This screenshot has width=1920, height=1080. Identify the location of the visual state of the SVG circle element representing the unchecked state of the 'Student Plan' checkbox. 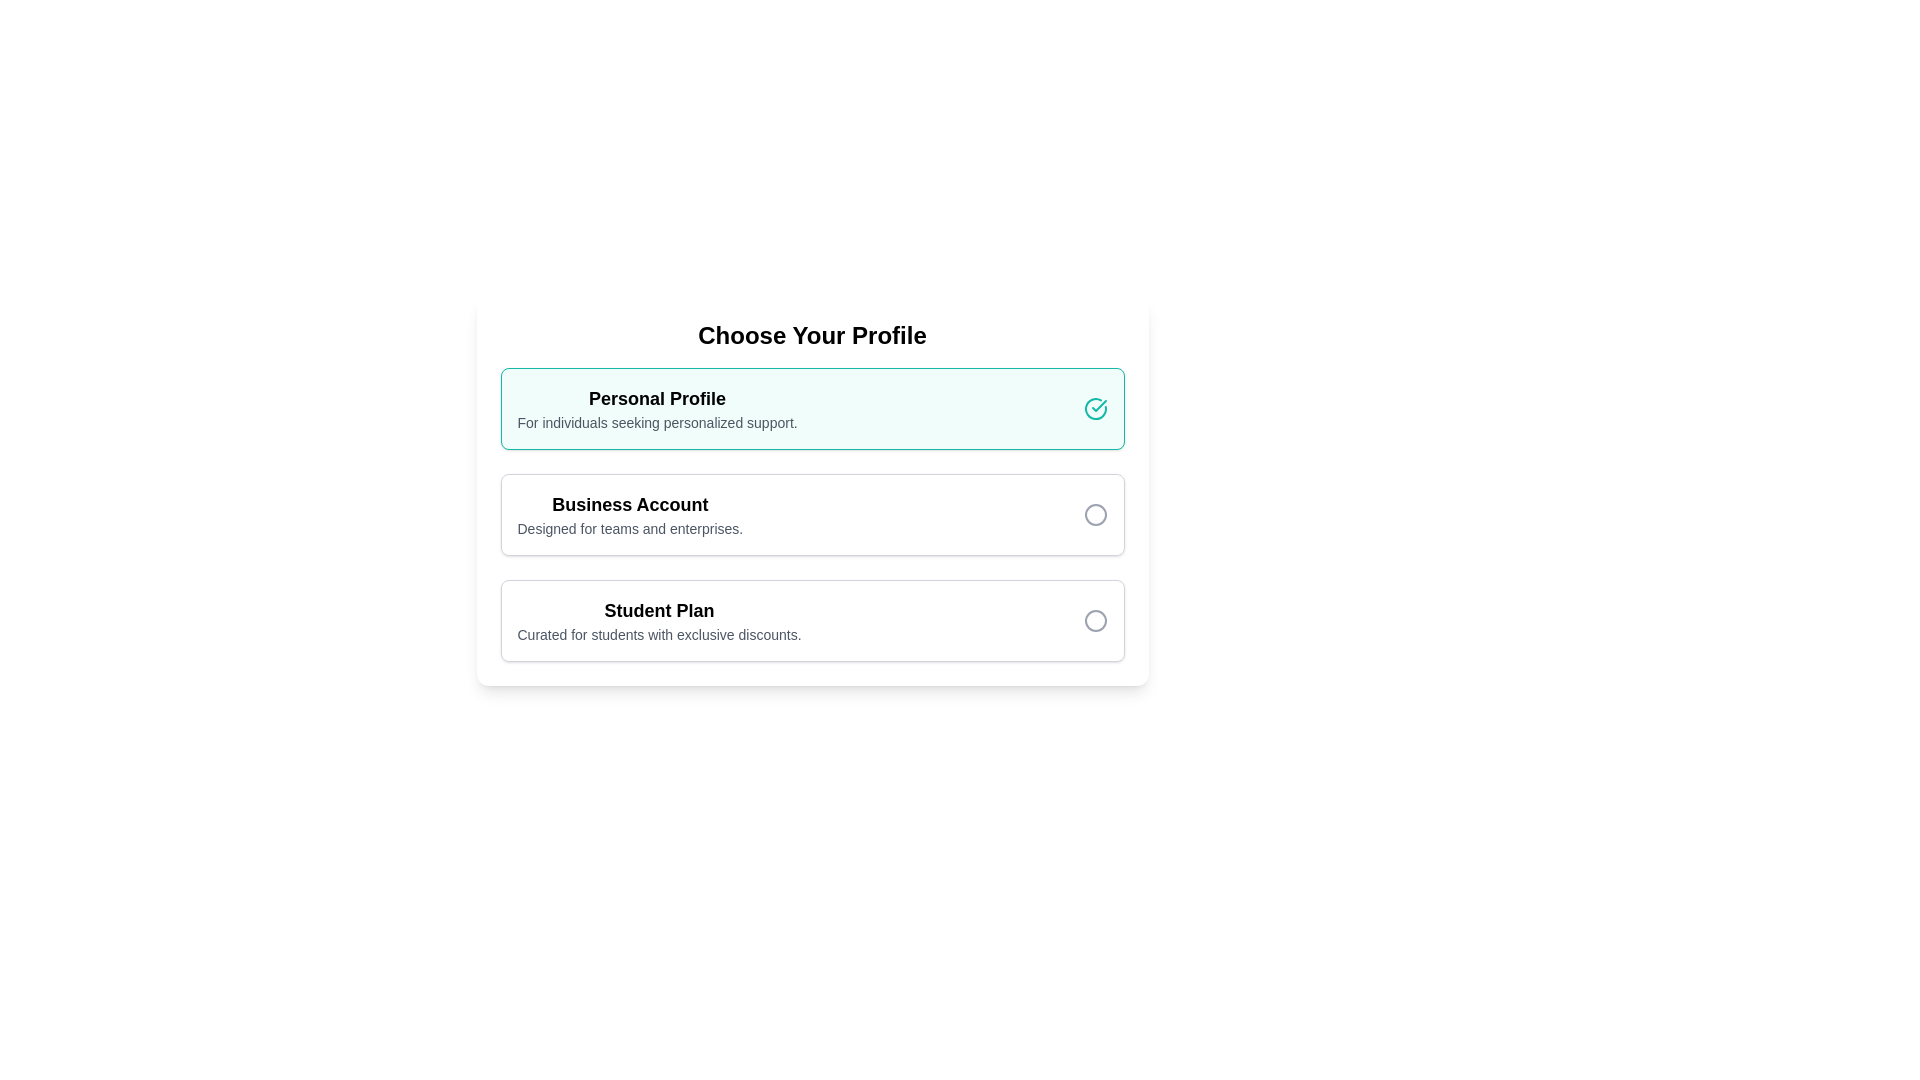
(1094, 620).